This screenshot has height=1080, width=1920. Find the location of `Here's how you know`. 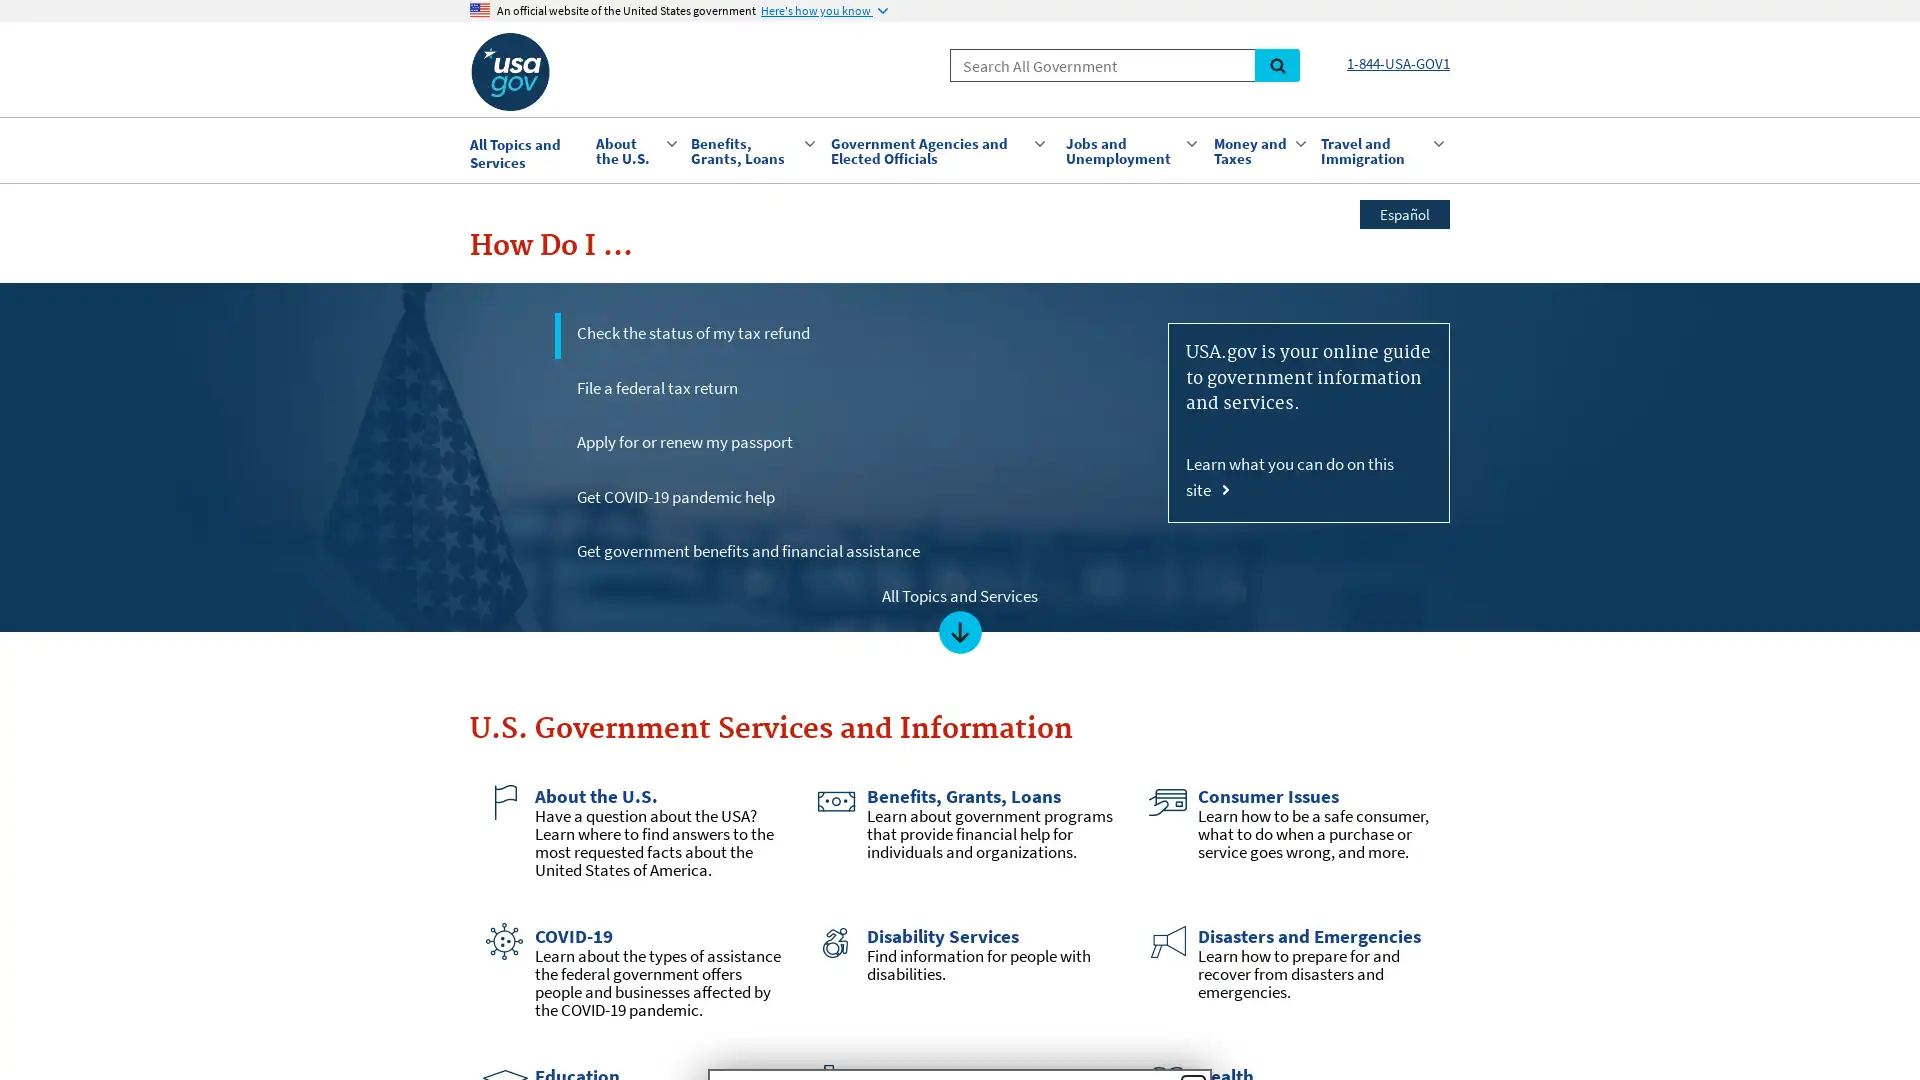

Here's how you know is located at coordinates (824, 11).